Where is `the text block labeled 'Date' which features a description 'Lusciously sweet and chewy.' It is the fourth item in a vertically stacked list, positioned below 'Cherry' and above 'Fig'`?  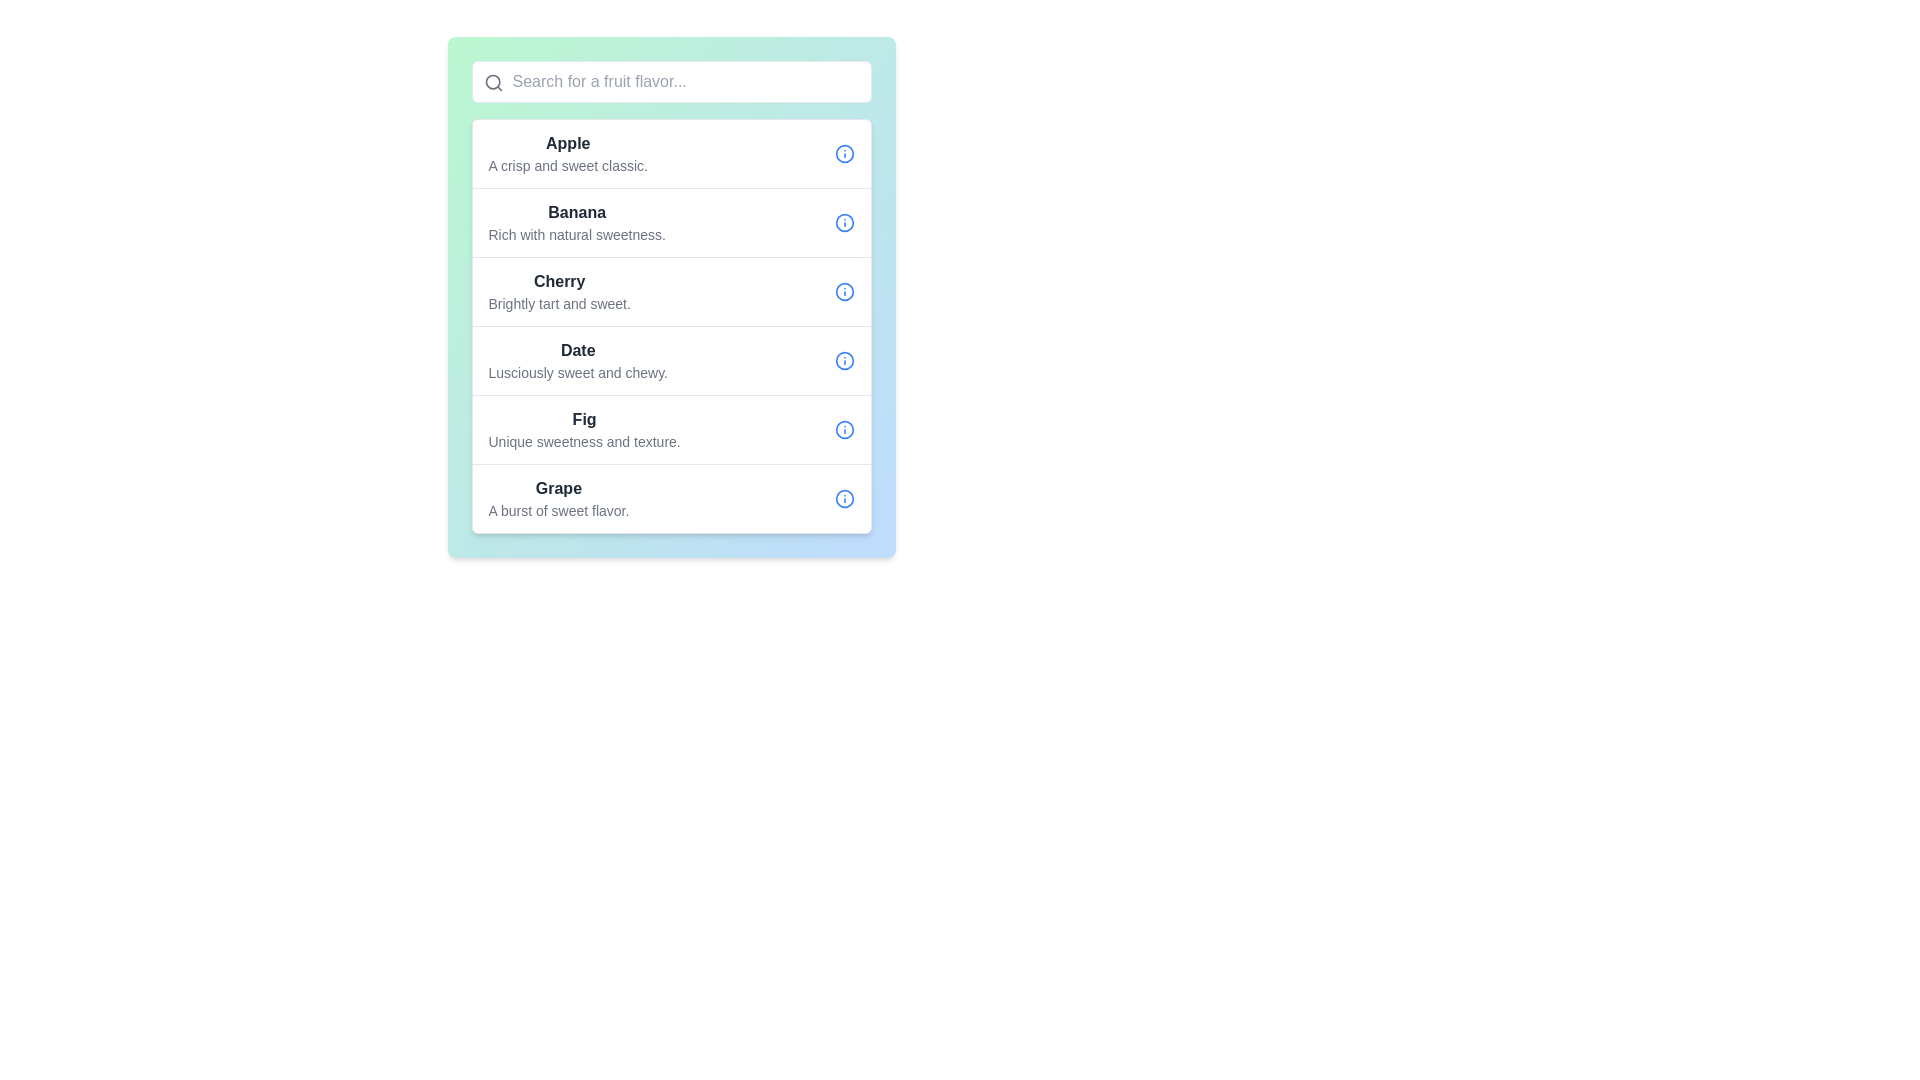 the text block labeled 'Date' which features a description 'Lusciously sweet and chewy.' It is the fourth item in a vertically stacked list, positioned below 'Cherry' and above 'Fig' is located at coordinates (577, 361).